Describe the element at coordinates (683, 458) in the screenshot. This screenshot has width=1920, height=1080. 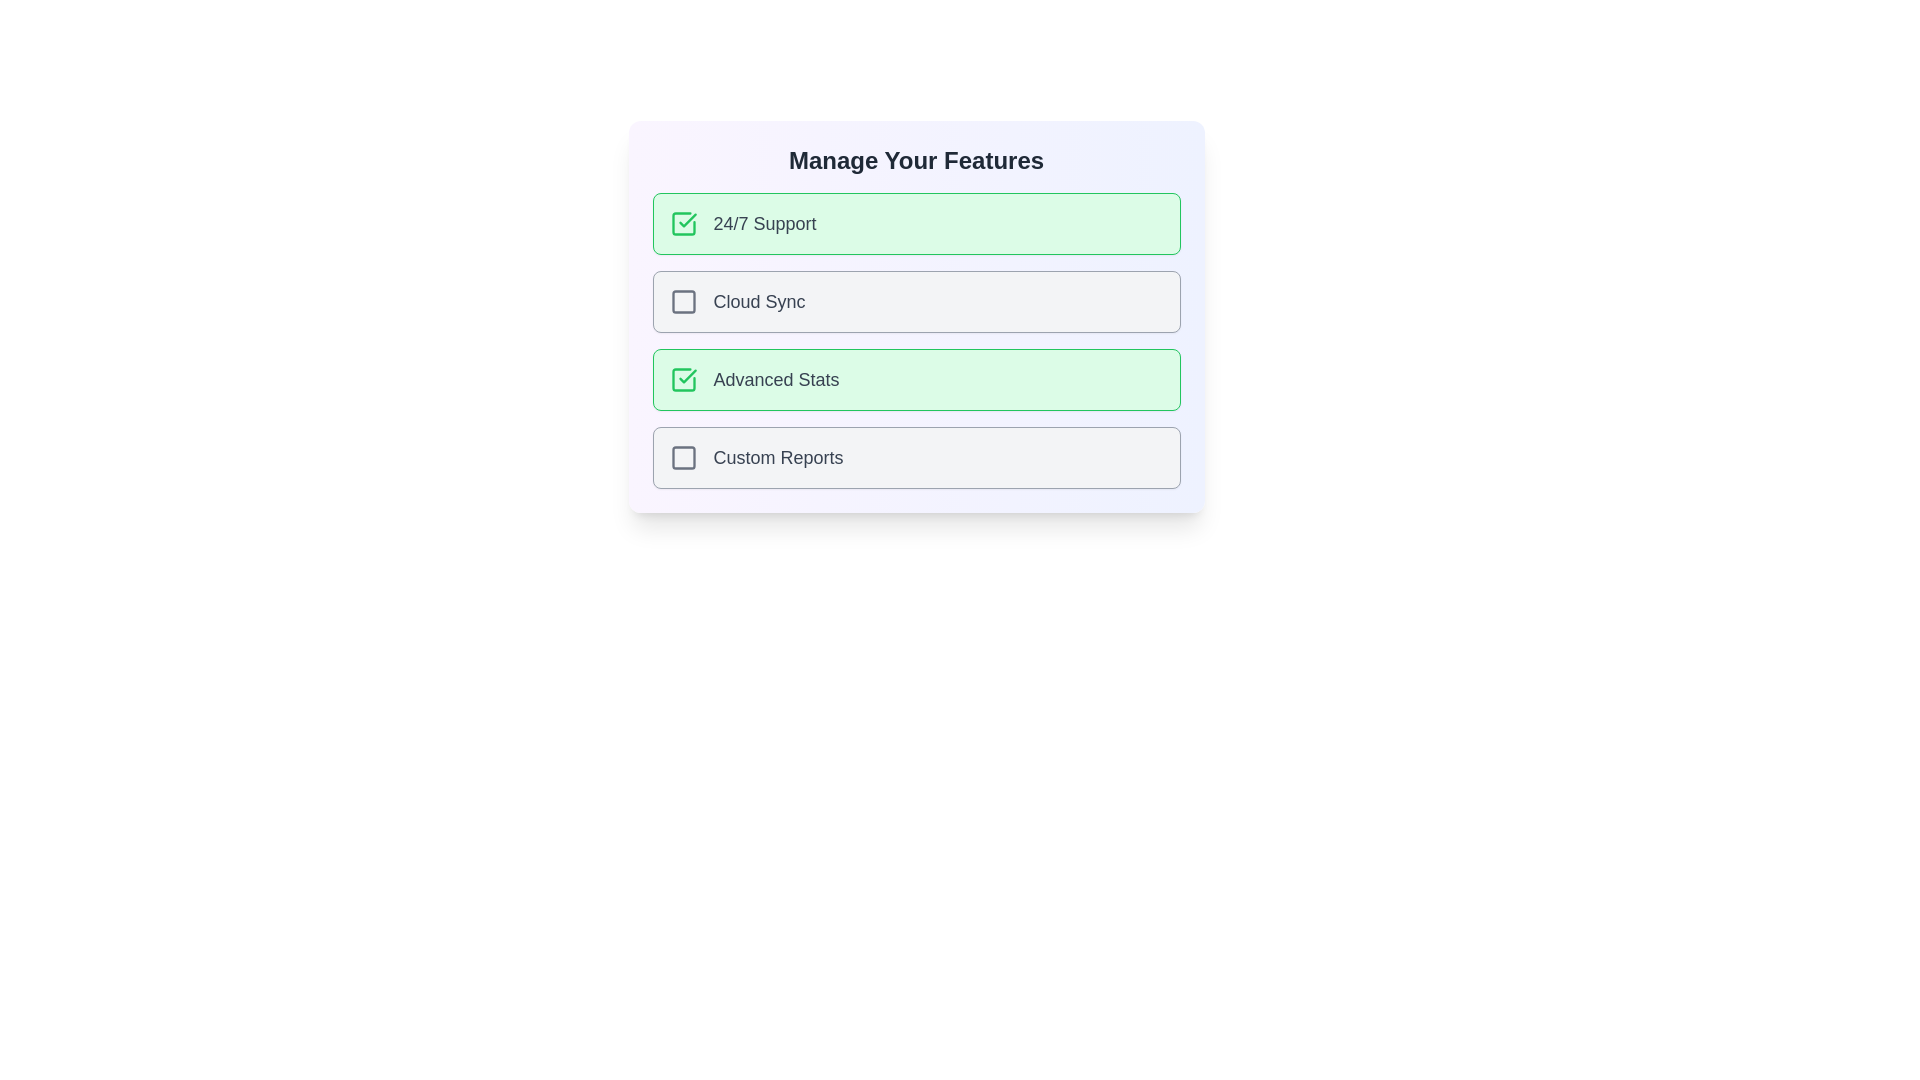
I see `the checkbox icon` at that location.